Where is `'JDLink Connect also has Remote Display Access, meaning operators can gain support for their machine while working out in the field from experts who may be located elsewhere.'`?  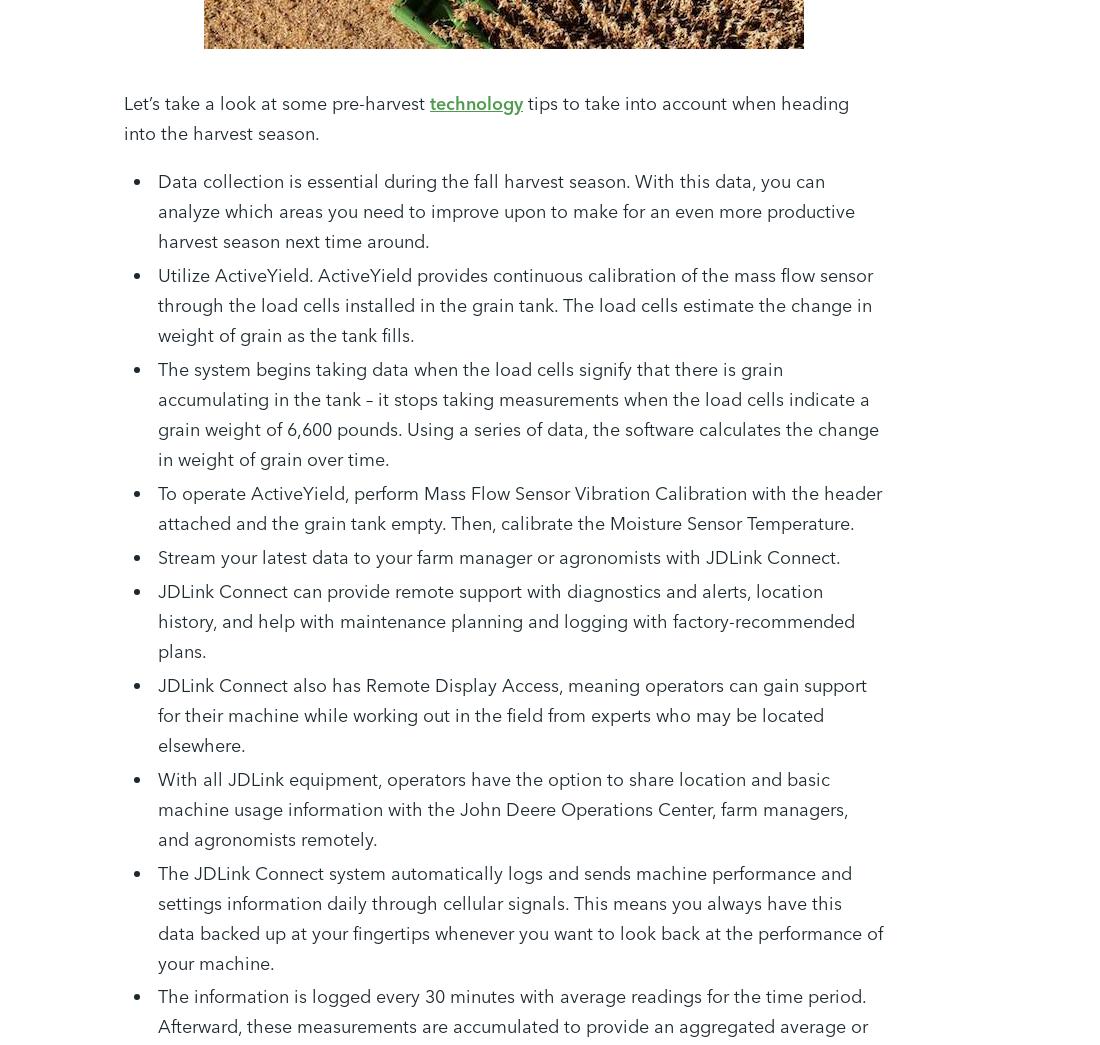
'JDLink Connect also has Remote Display Access, meaning operators can gain support for their machine while working out in the field from experts who may be located elsewhere.' is located at coordinates (512, 713).